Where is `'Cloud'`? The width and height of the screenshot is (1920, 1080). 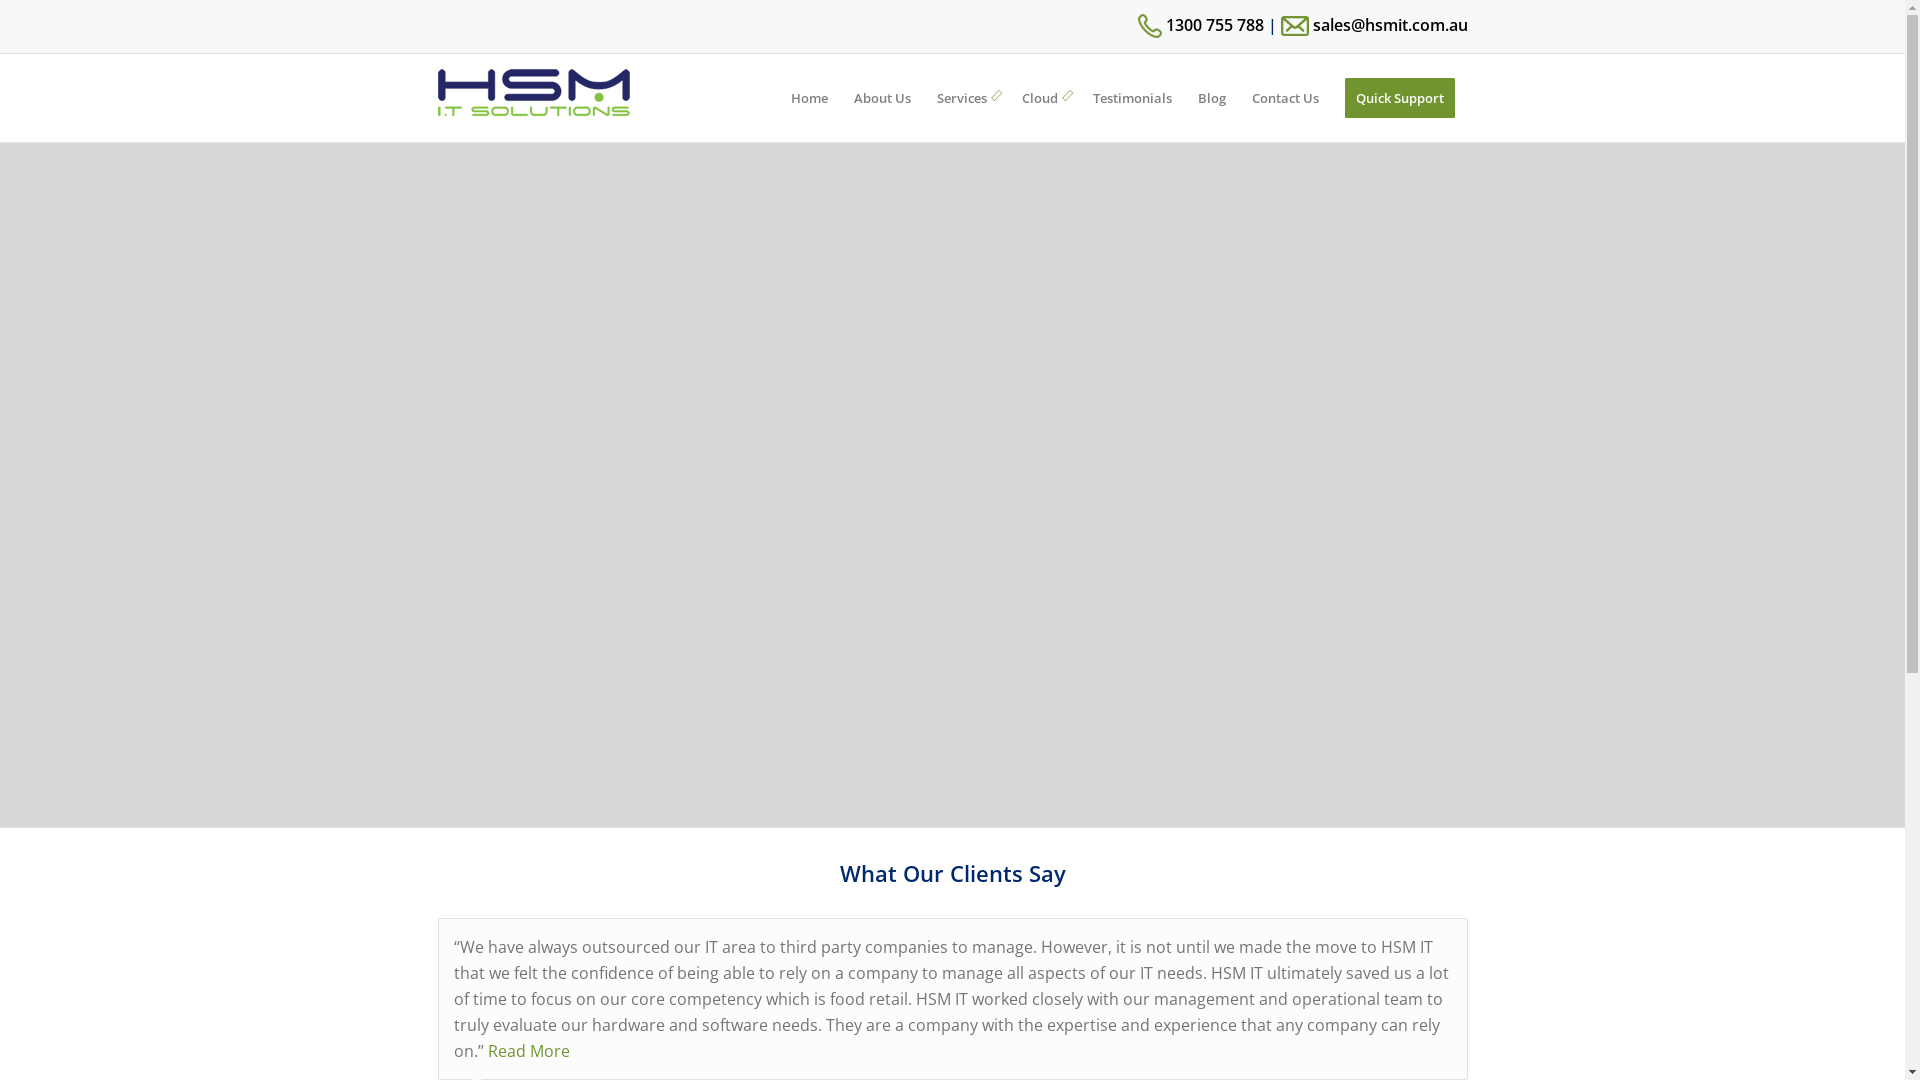 'Cloud' is located at coordinates (1043, 97).